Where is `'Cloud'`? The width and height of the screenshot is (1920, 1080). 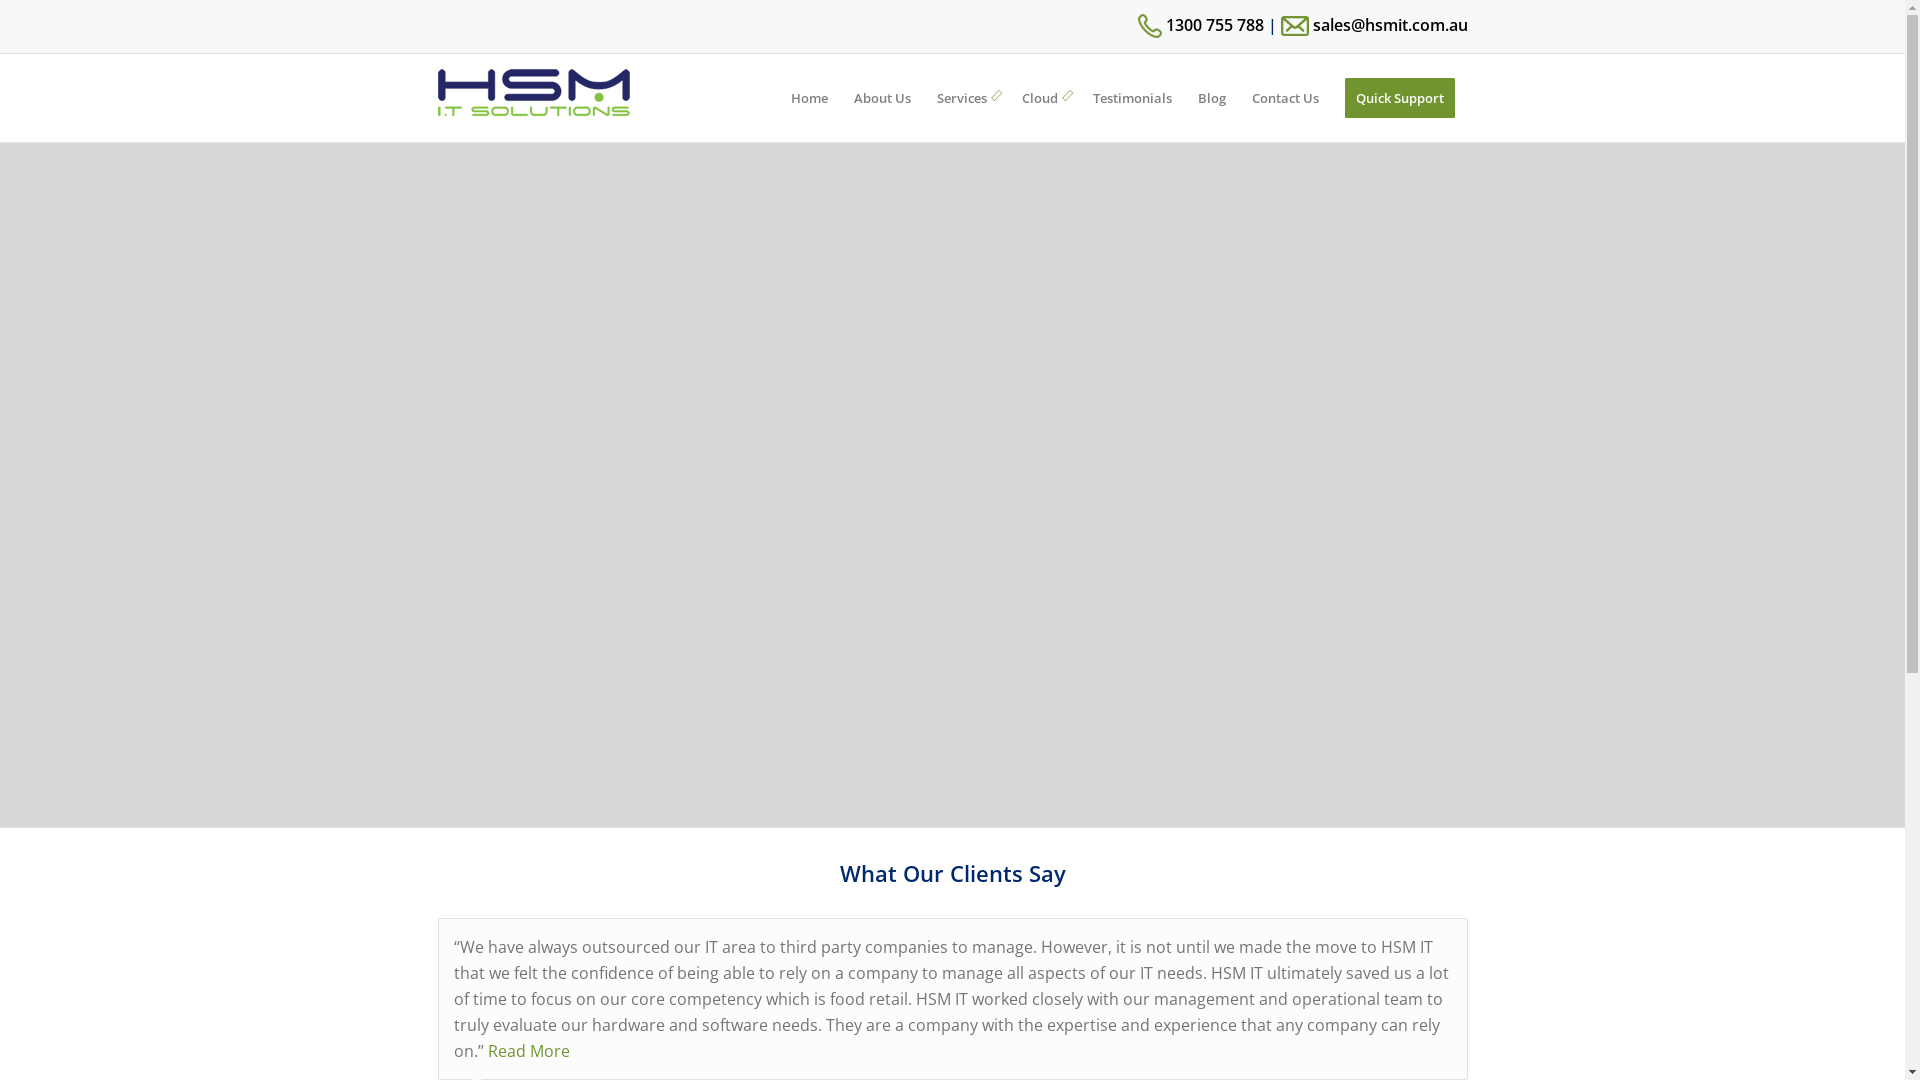 'Cloud' is located at coordinates (1043, 97).